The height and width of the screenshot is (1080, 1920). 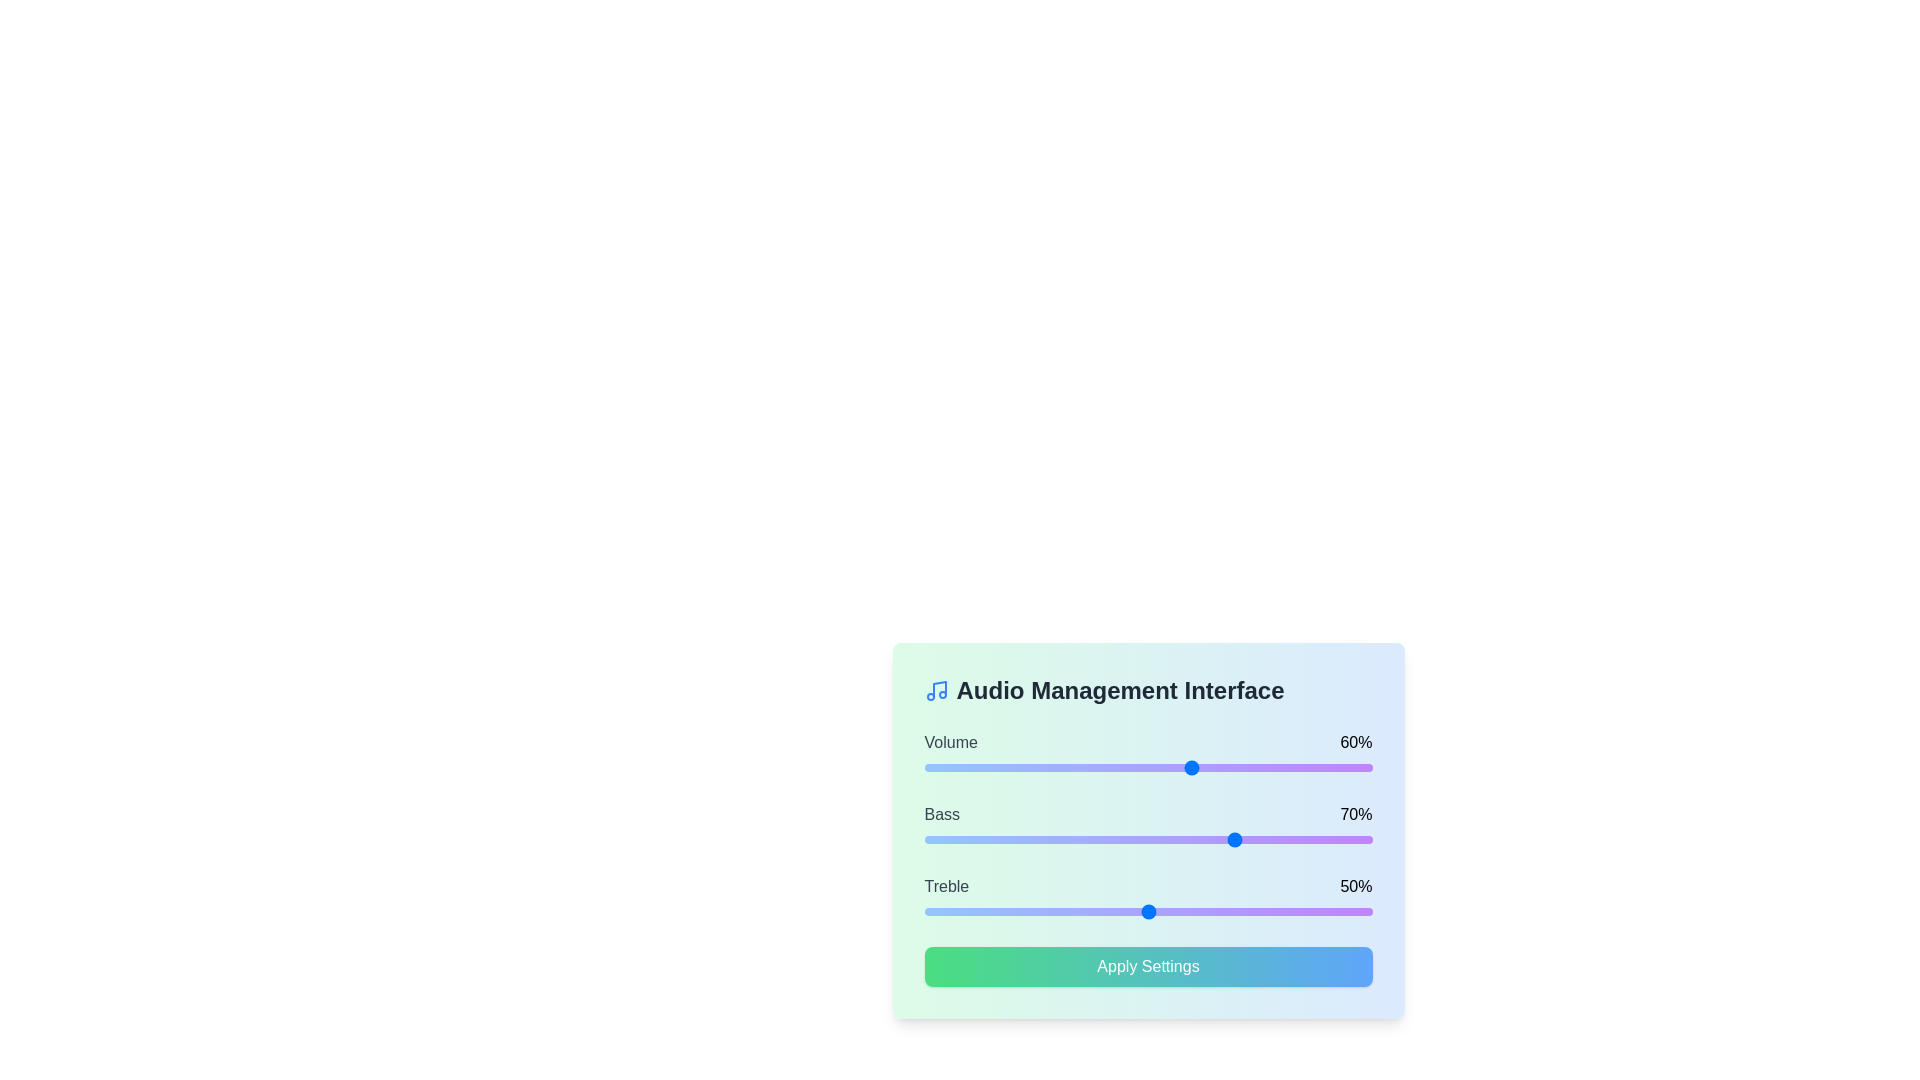 What do you see at coordinates (1089, 840) in the screenshot?
I see `the bass level` at bounding box center [1089, 840].